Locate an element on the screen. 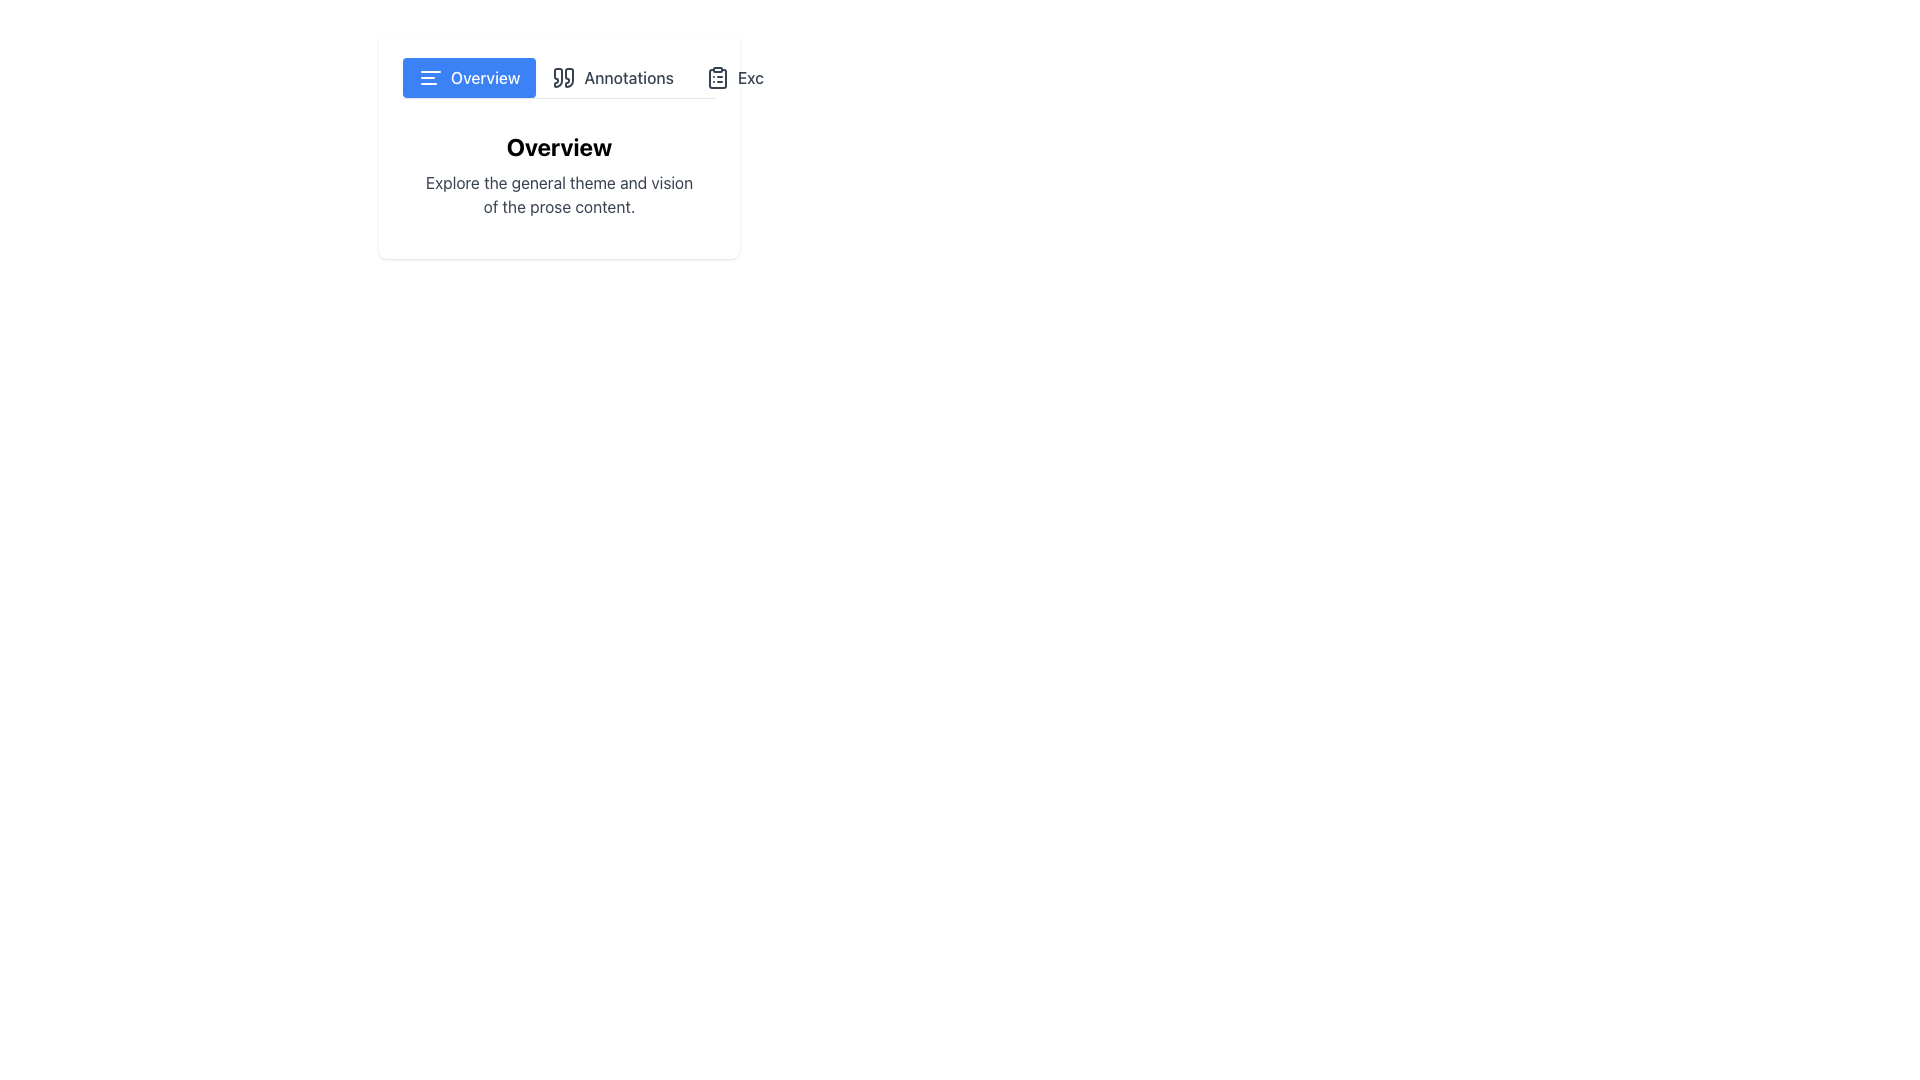 This screenshot has width=1920, height=1080. the stylized quotation mark graphic icon located in the top-center region of the interface is located at coordinates (568, 76).